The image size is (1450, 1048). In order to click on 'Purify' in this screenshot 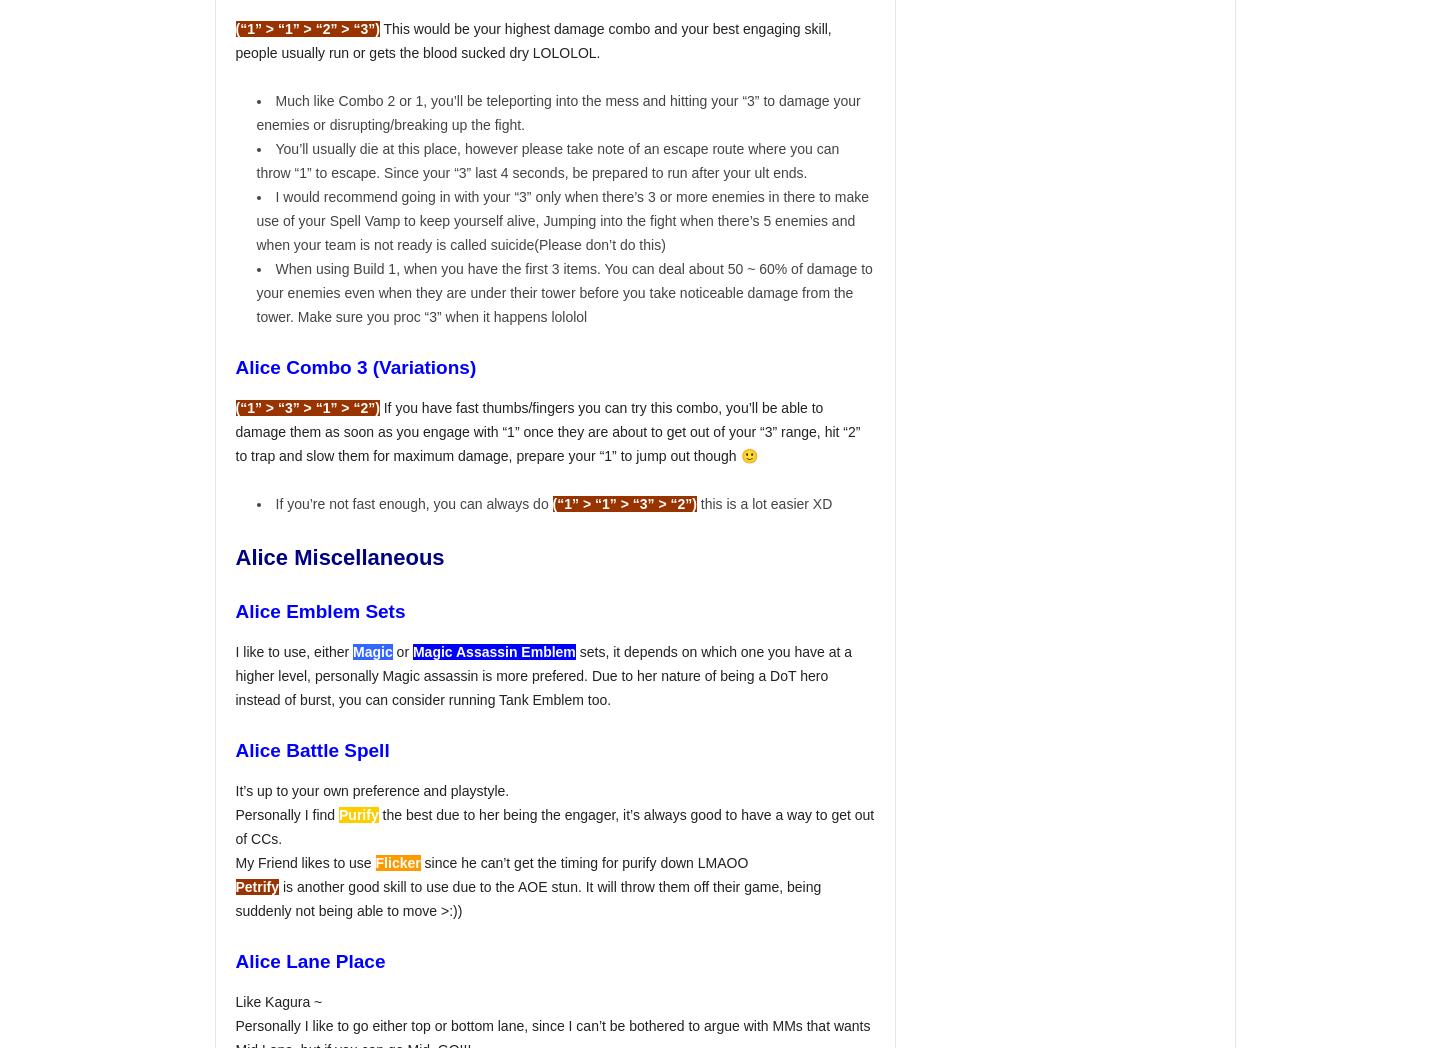, I will do `click(358, 814)`.